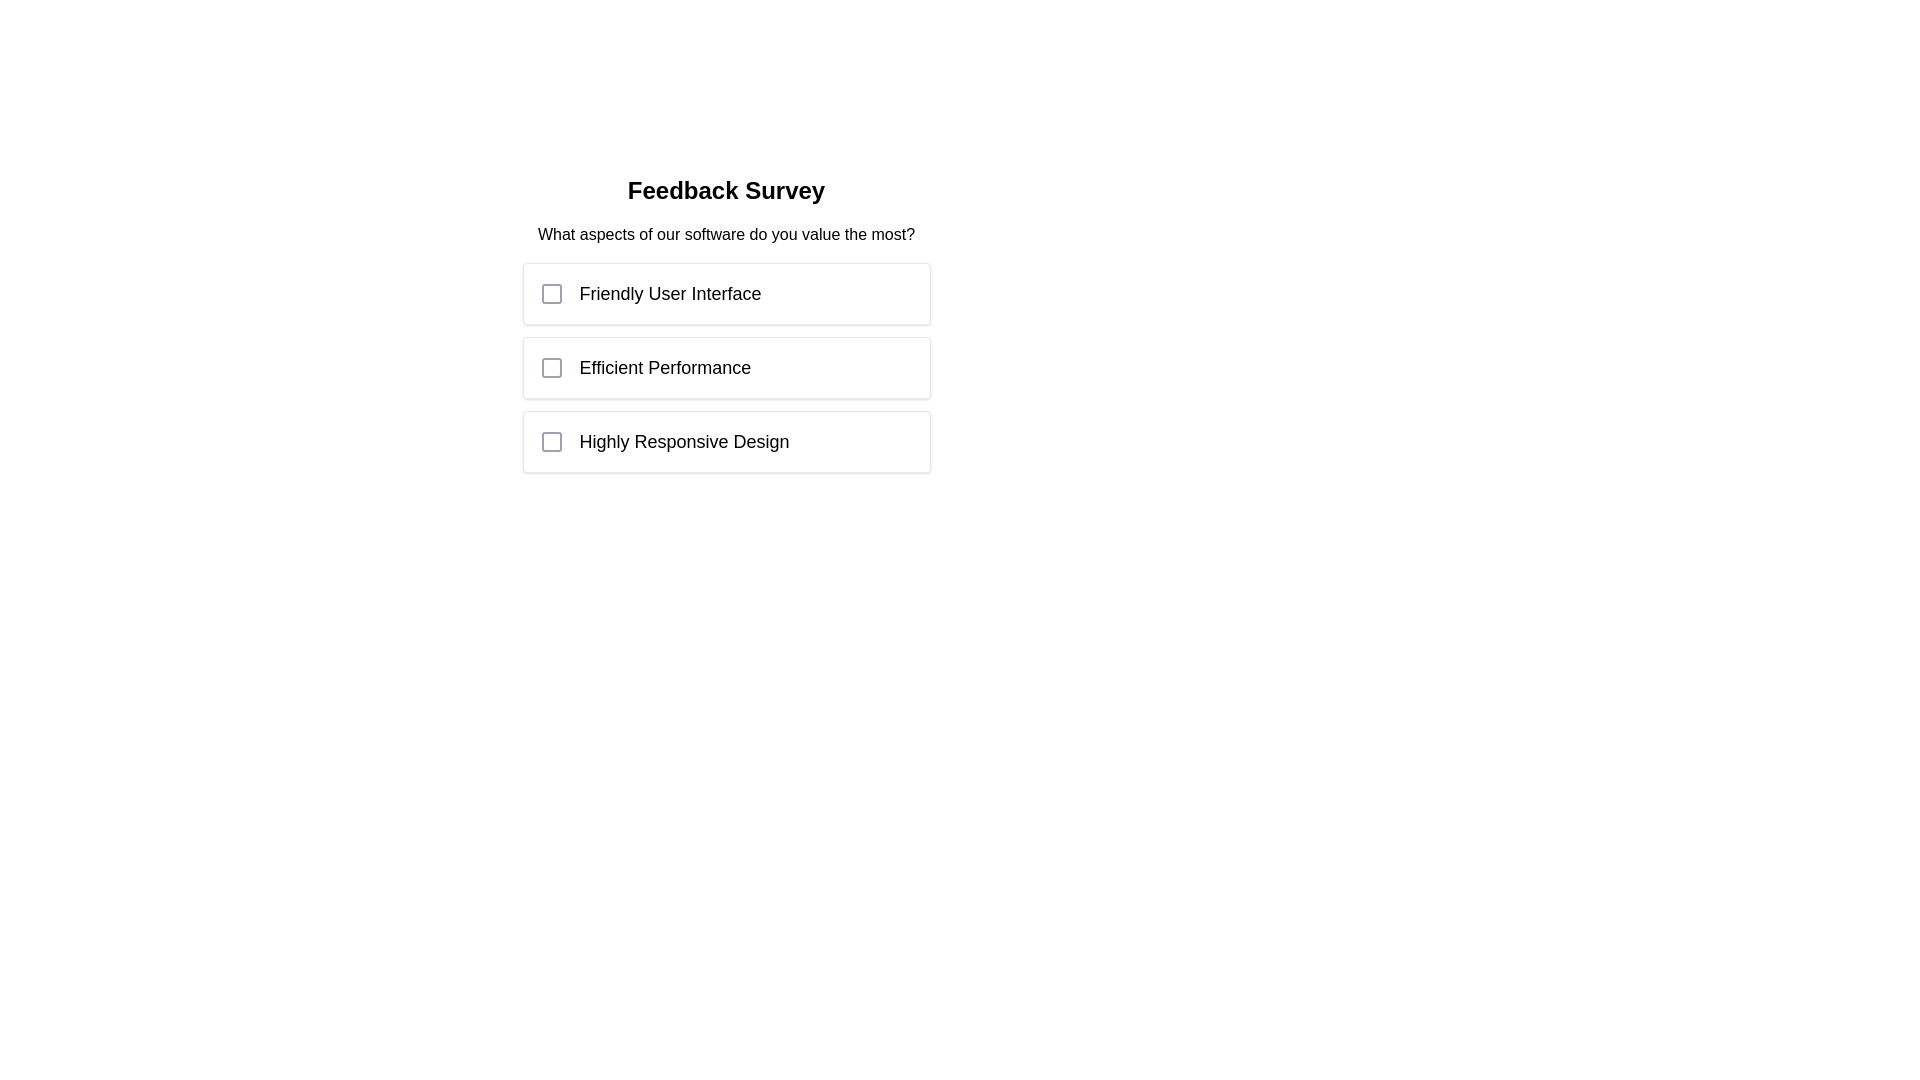 This screenshot has width=1920, height=1080. What do you see at coordinates (551, 367) in the screenshot?
I see `the checkbox for 'Efficient Performance'` at bounding box center [551, 367].